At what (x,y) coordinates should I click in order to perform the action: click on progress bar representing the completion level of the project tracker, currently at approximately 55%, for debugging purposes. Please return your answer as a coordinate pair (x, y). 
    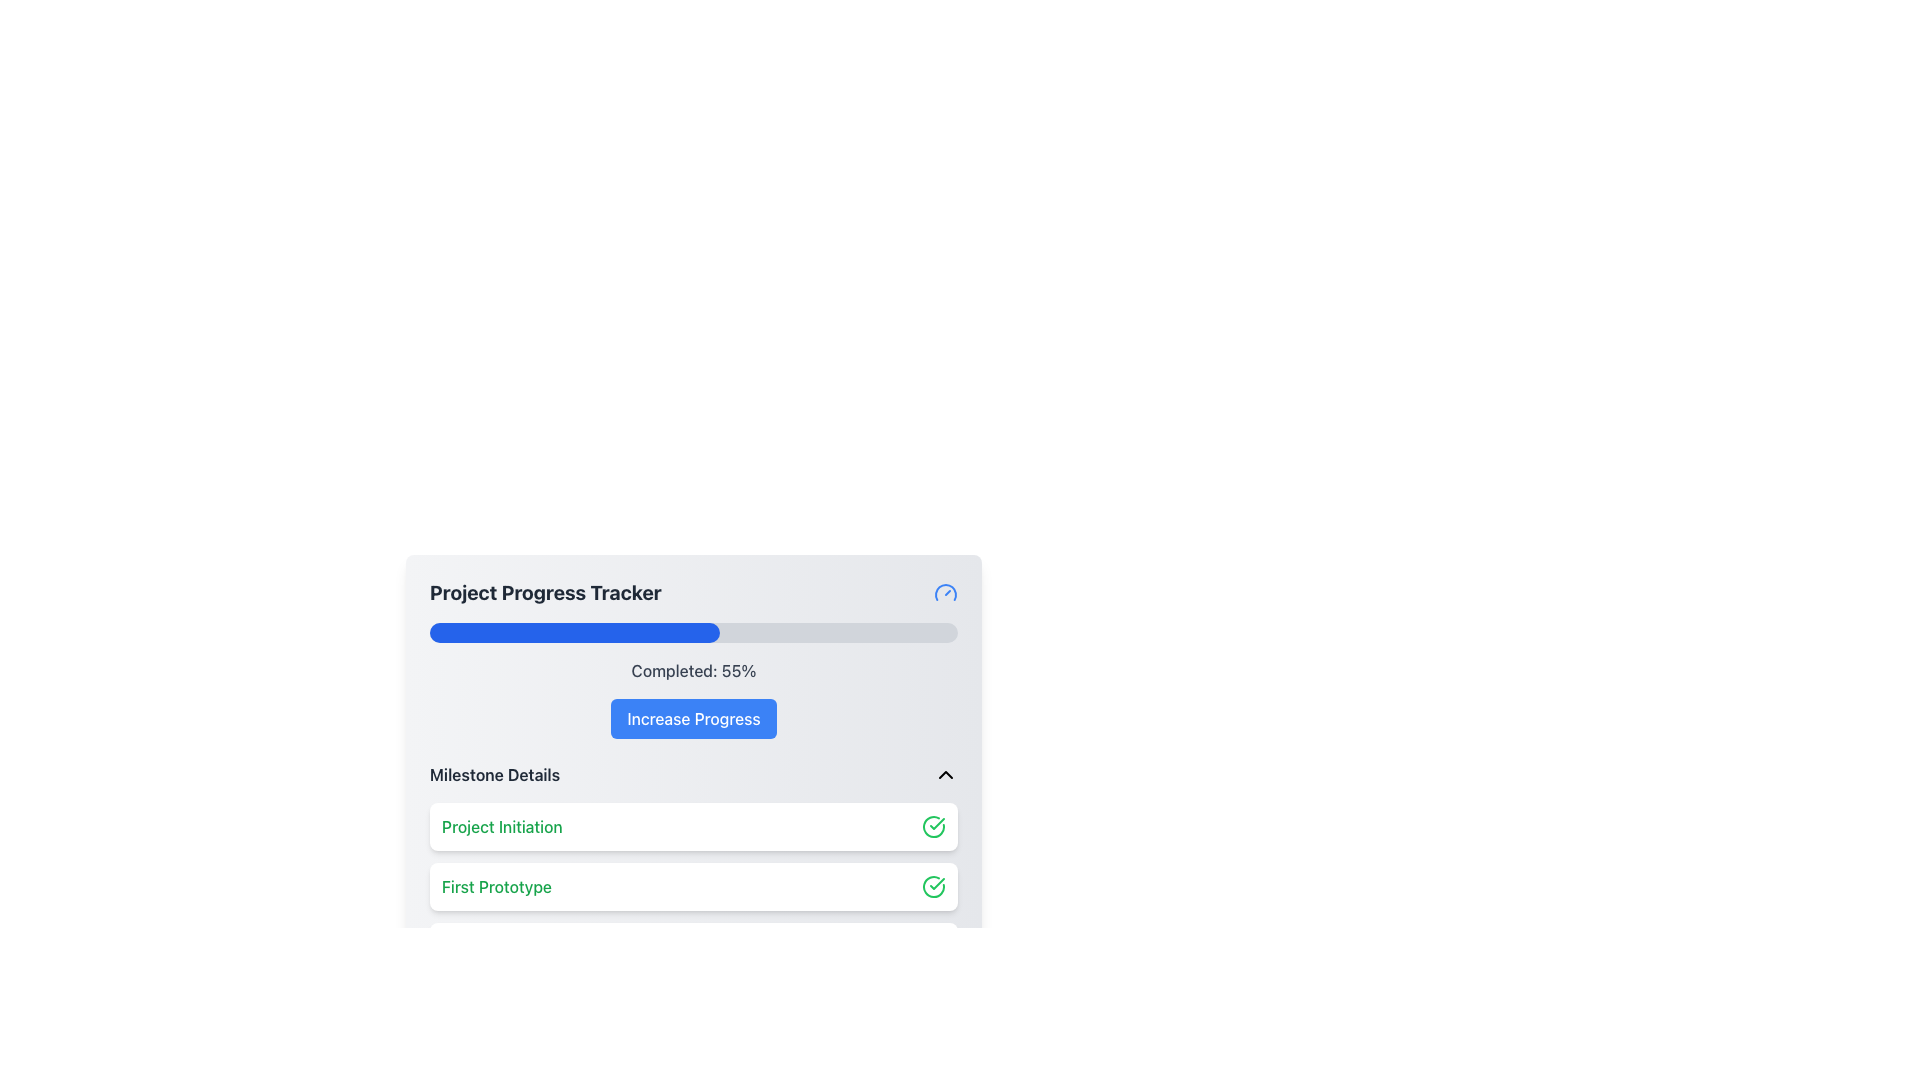
    Looking at the image, I should click on (694, 632).